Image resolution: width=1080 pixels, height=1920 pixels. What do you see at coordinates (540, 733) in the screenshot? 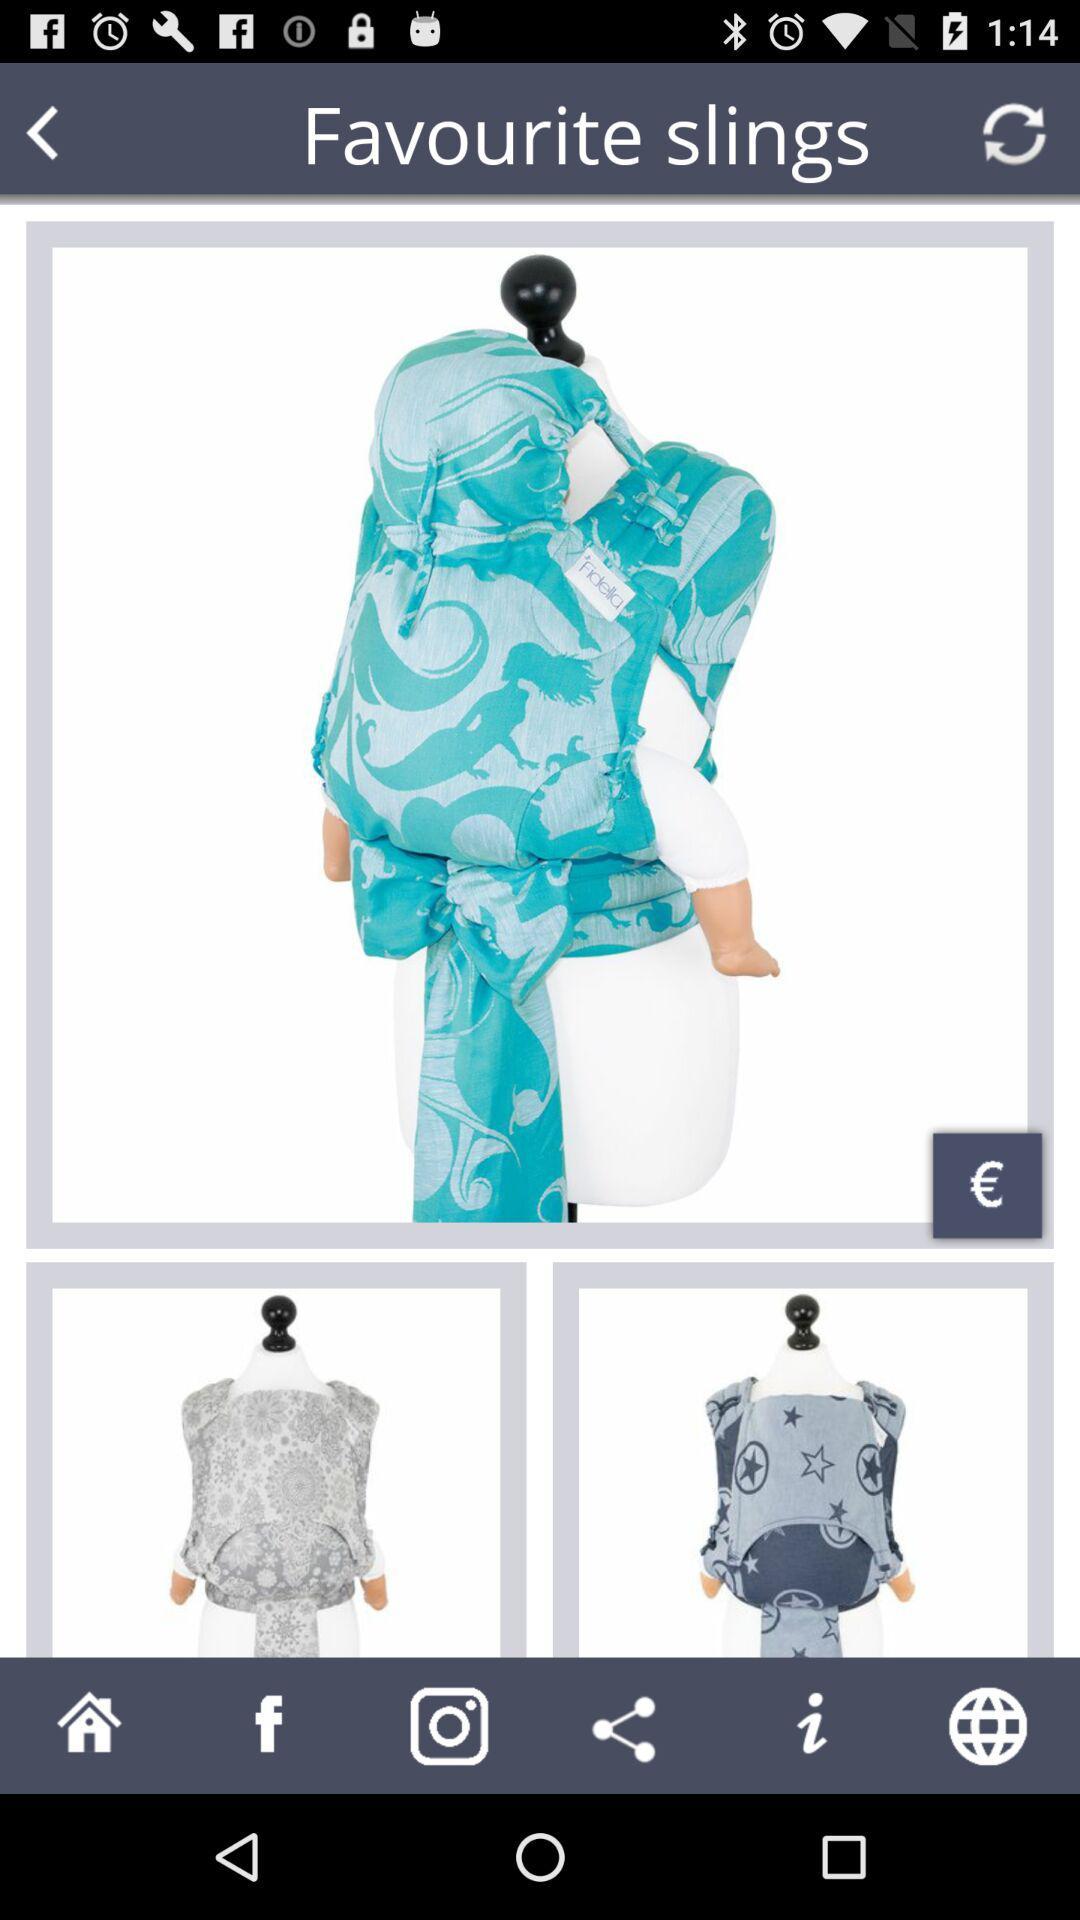
I see `expend image` at bounding box center [540, 733].